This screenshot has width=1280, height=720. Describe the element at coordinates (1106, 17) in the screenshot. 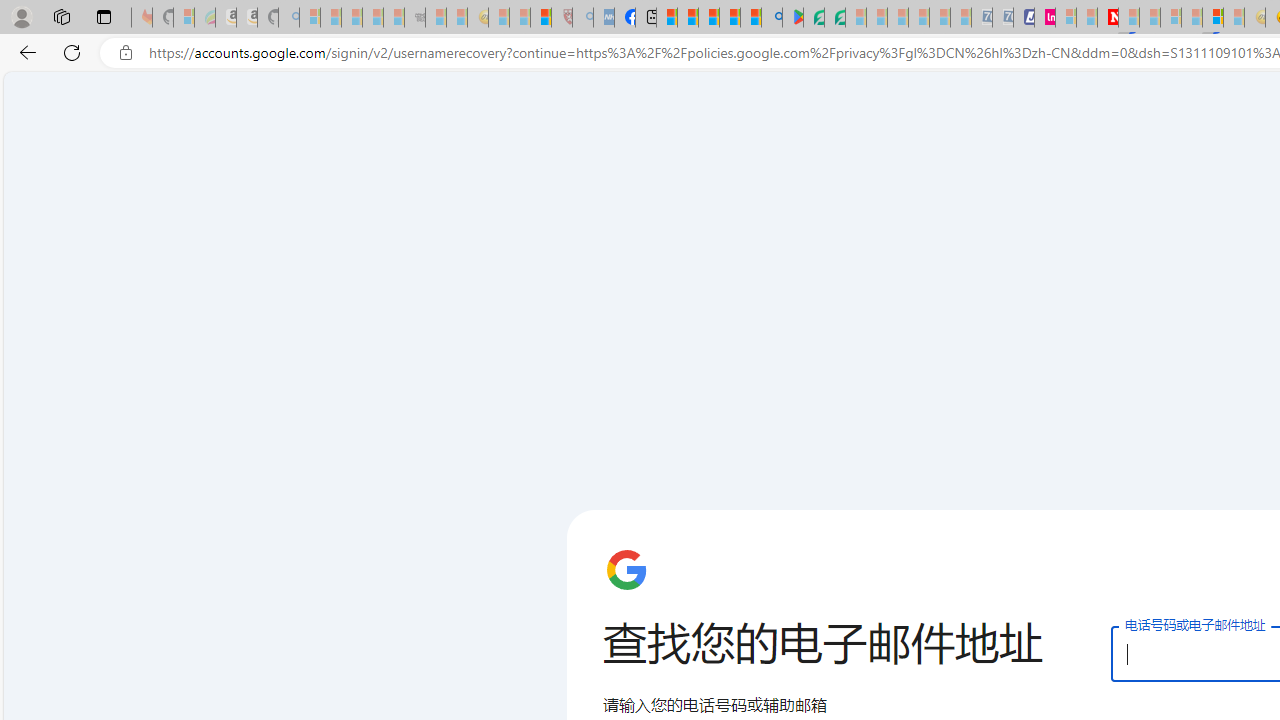

I see `'Latest Politics News & Archive | Newsweek.com'` at that location.